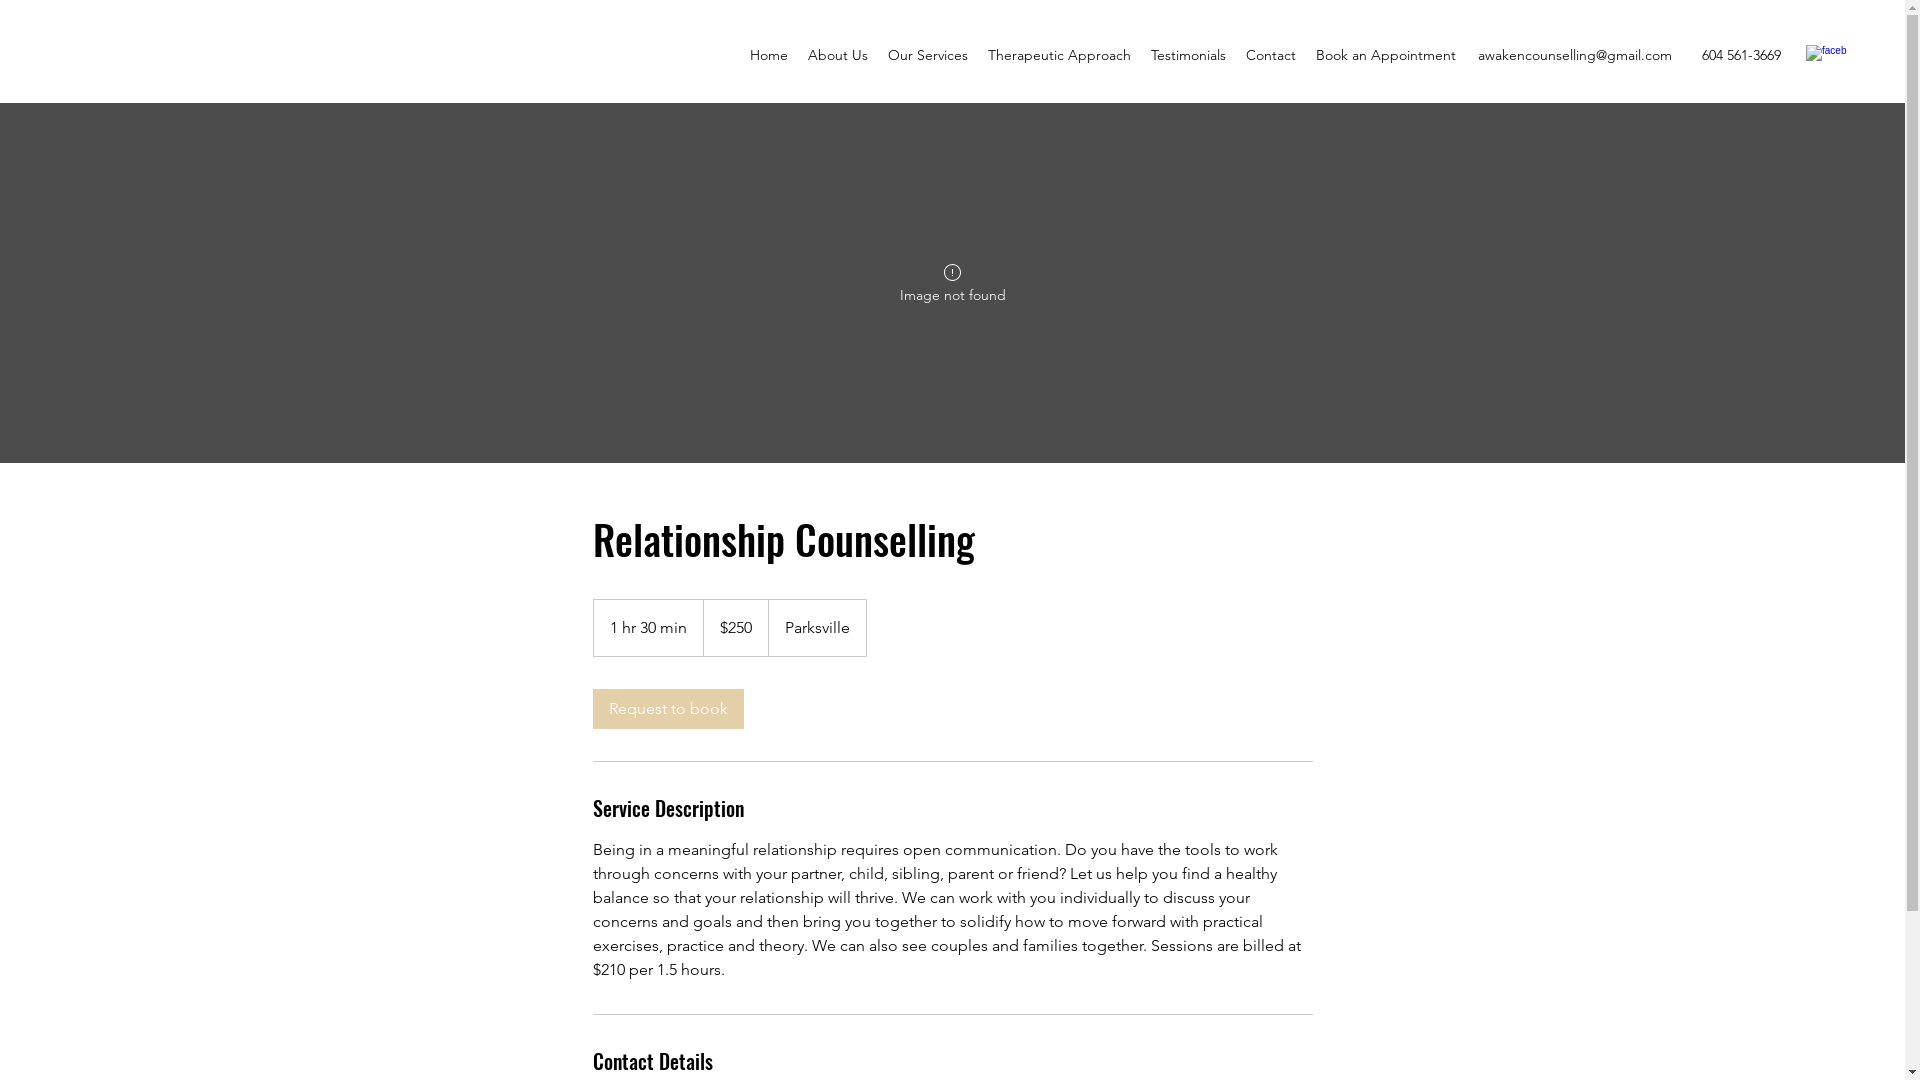  What do you see at coordinates (1058, 53) in the screenshot?
I see `'Therapeutic Approach'` at bounding box center [1058, 53].